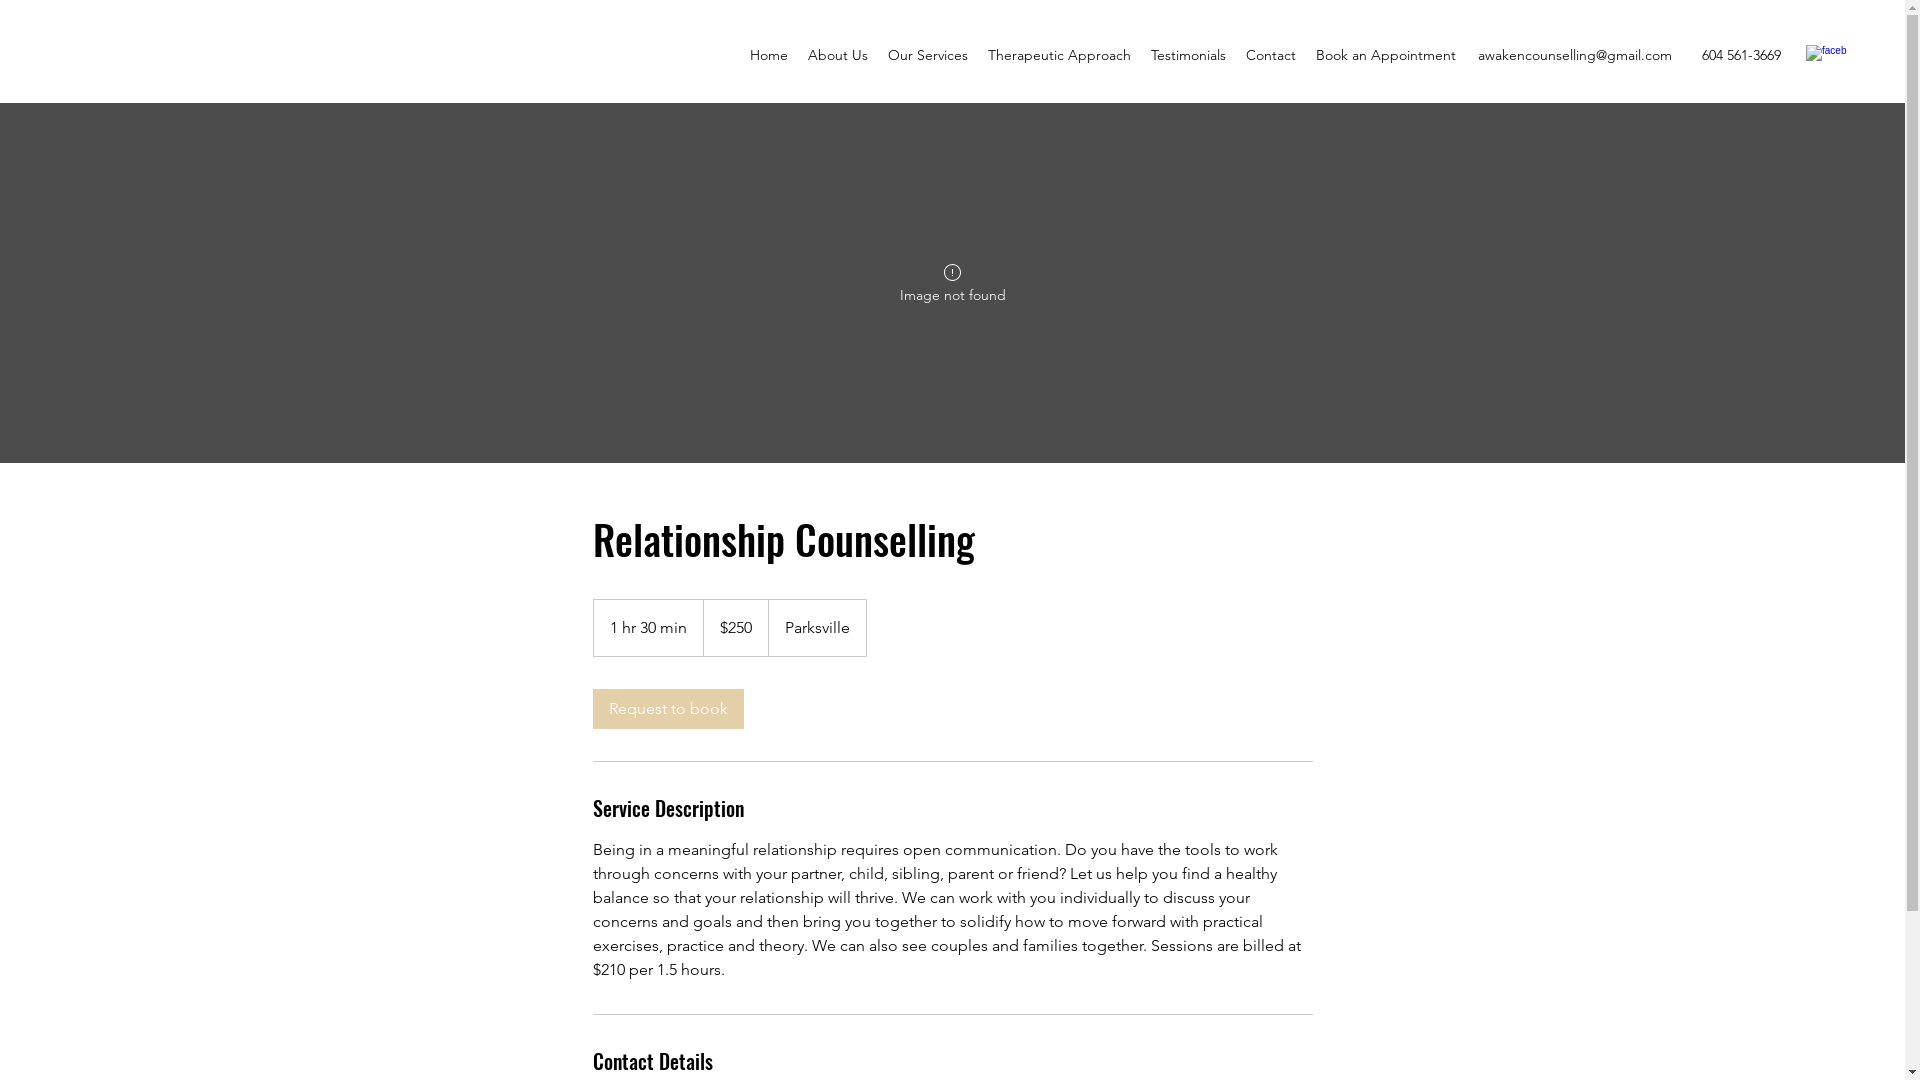  What do you see at coordinates (1058, 53) in the screenshot?
I see `'Therapeutic Approach'` at bounding box center [1058, 53].